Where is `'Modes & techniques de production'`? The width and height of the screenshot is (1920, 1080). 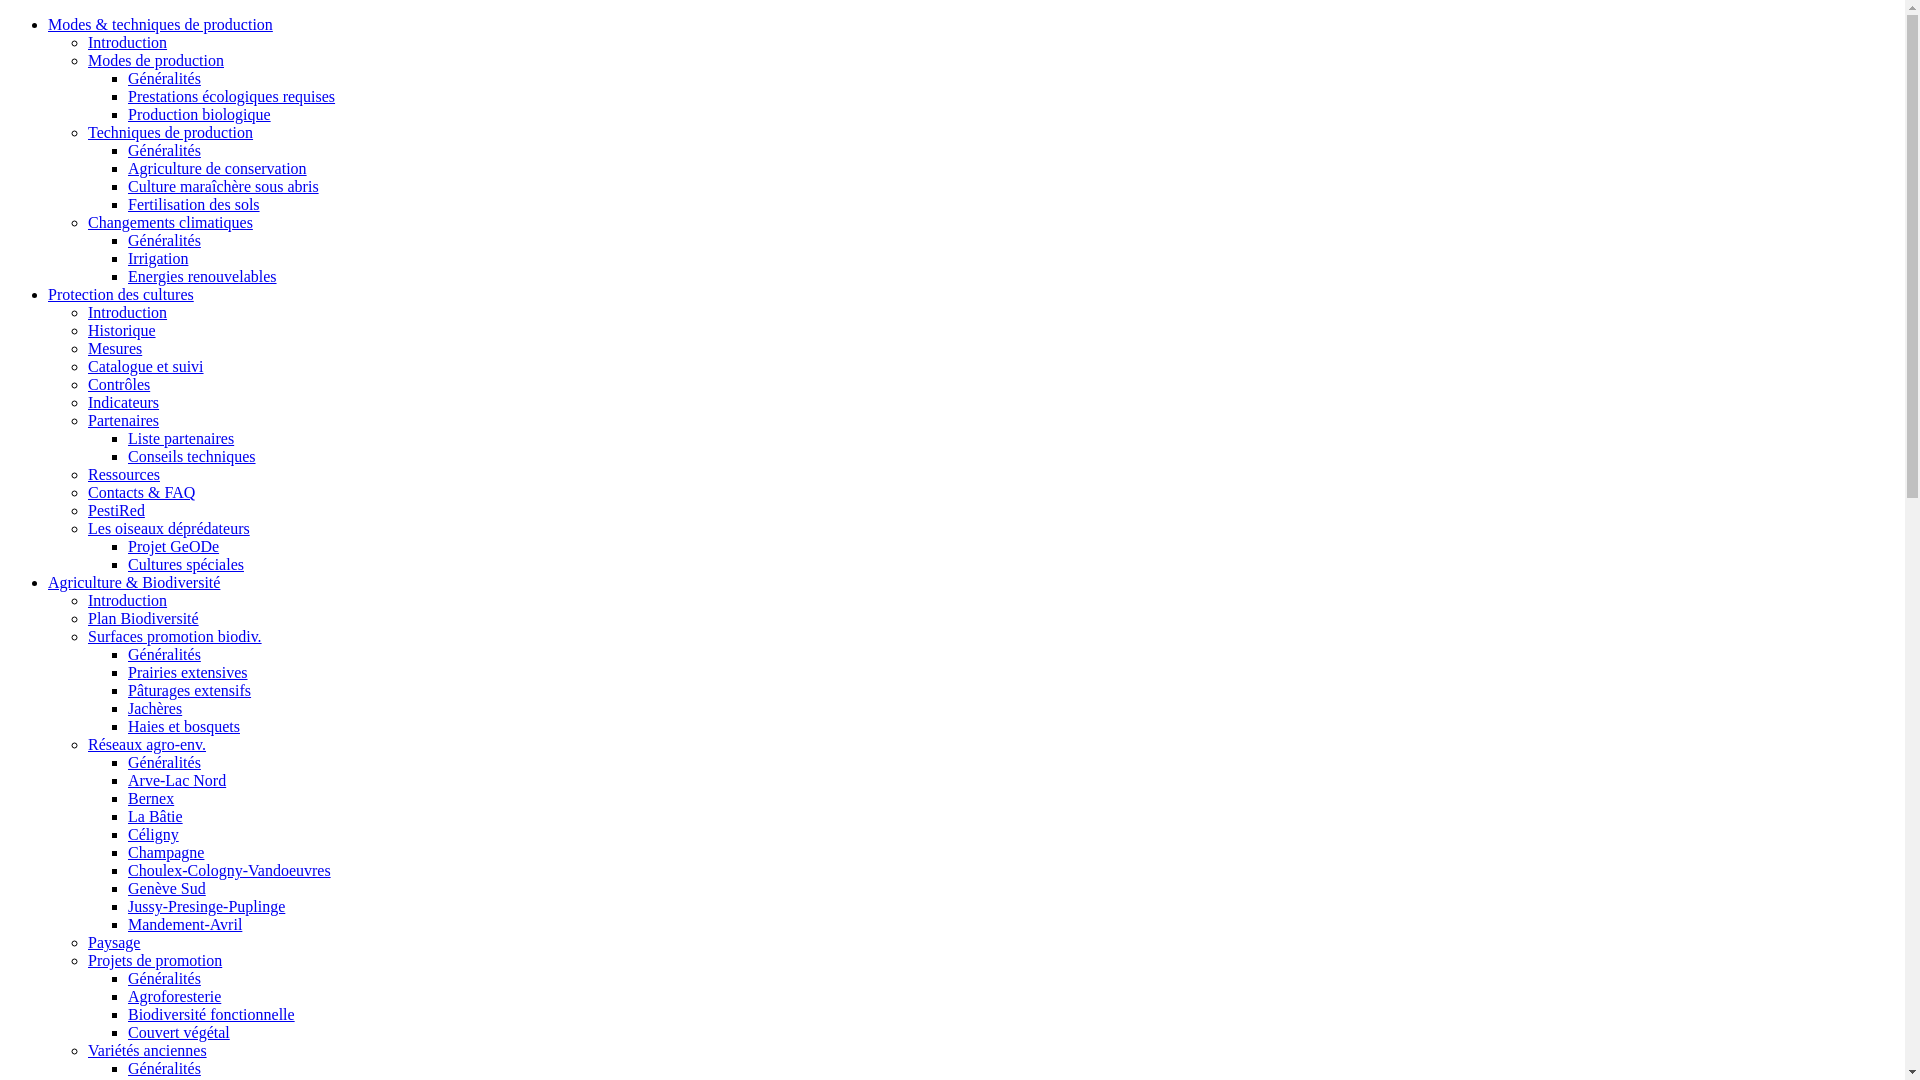 'Modes & techniques de production' is located at coordinates (160, 24).